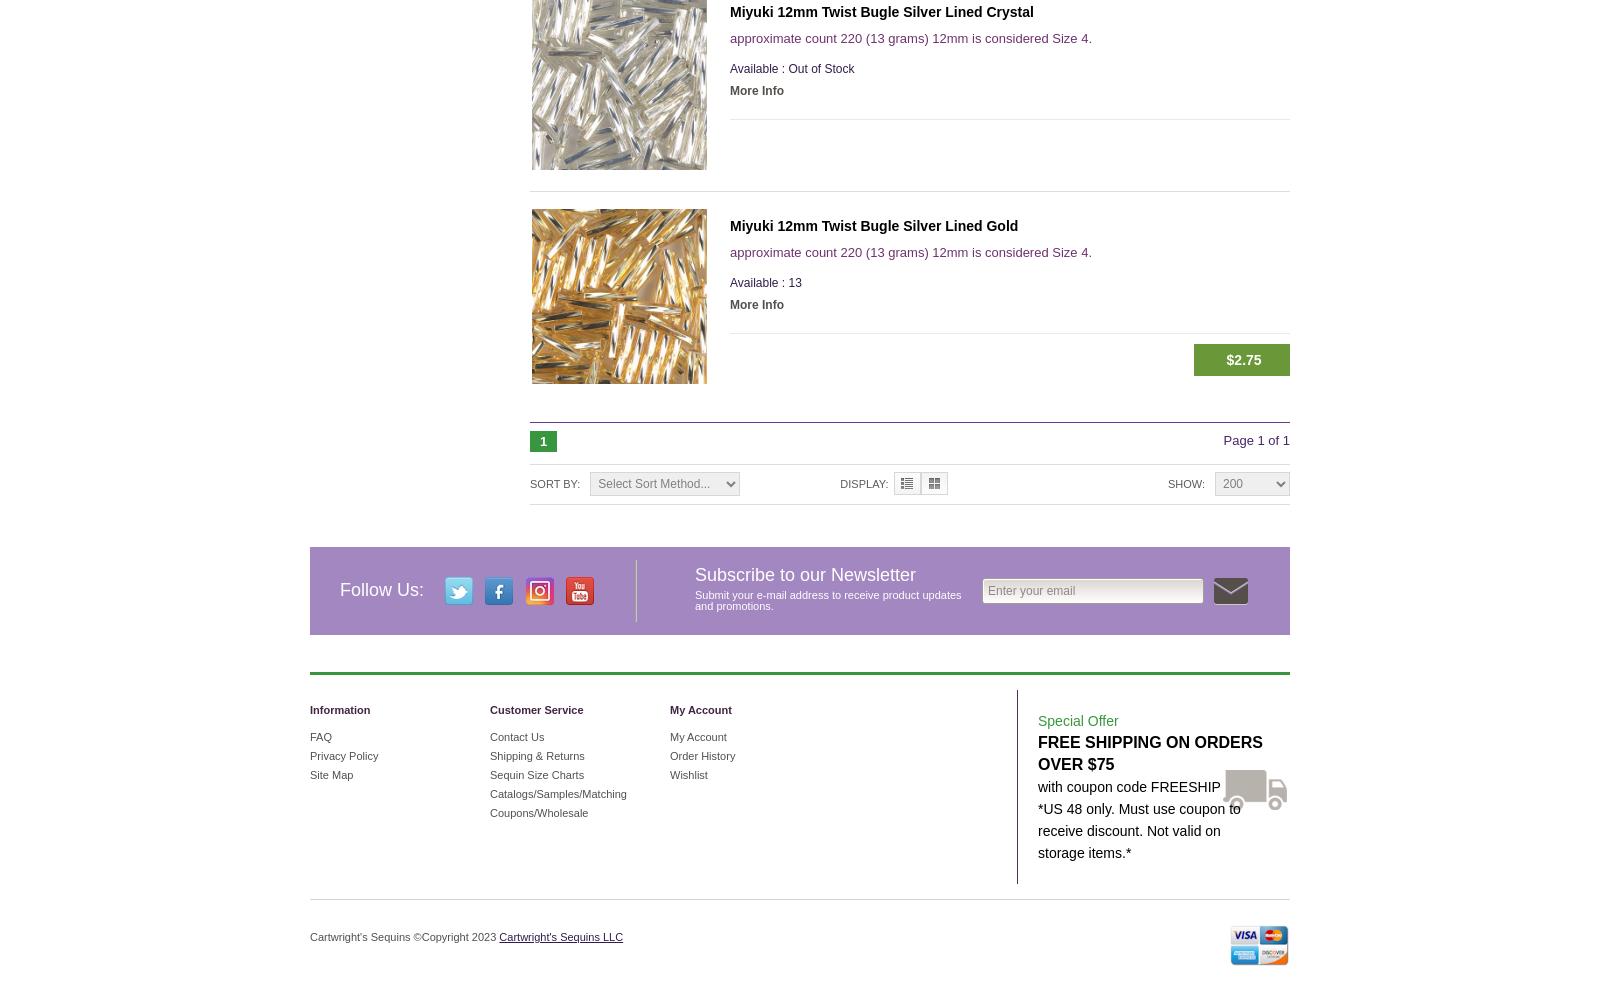 The image size is (1600, 984). What do you see at coordinates (1078, 720) in the screenshot?
I see `'Special Offer'` at bounding box center [1078, 720].